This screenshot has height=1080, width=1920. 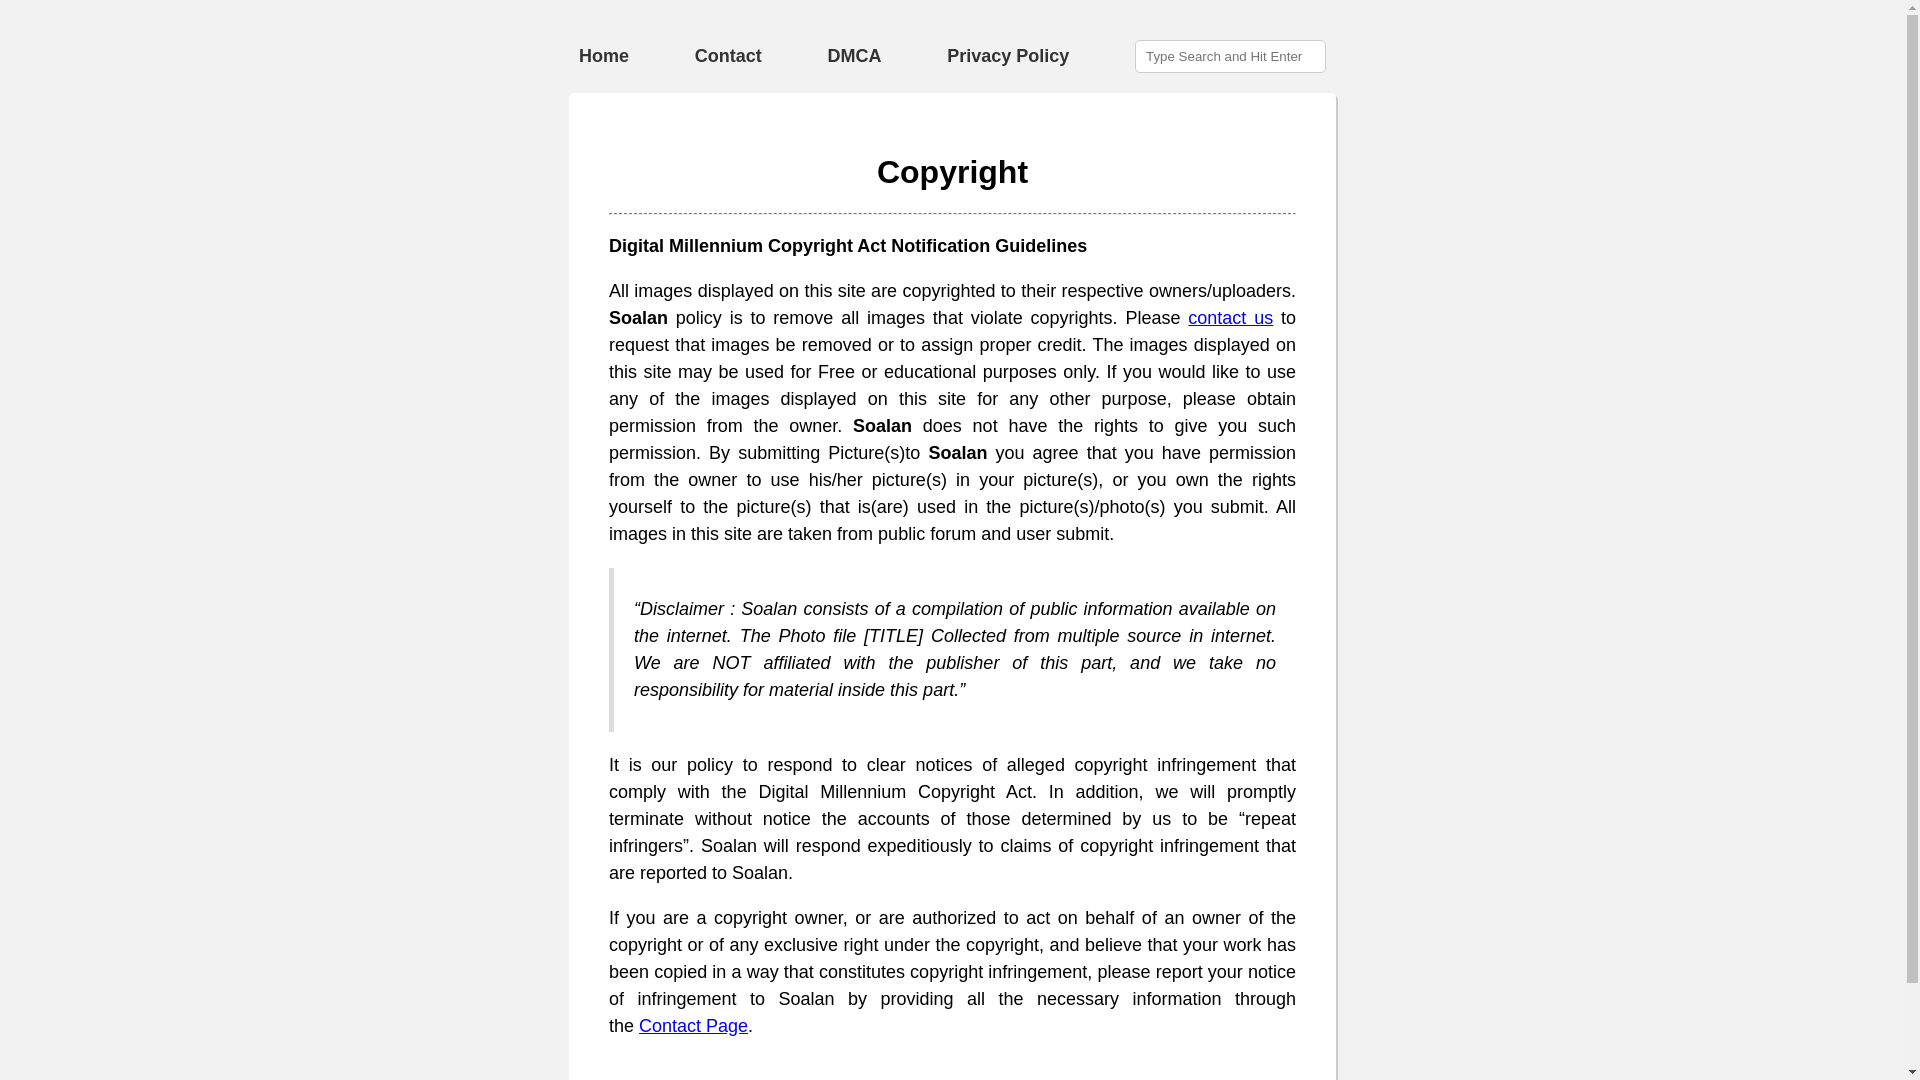 I want to click on 'DMCA', so click(x=854, y=55).